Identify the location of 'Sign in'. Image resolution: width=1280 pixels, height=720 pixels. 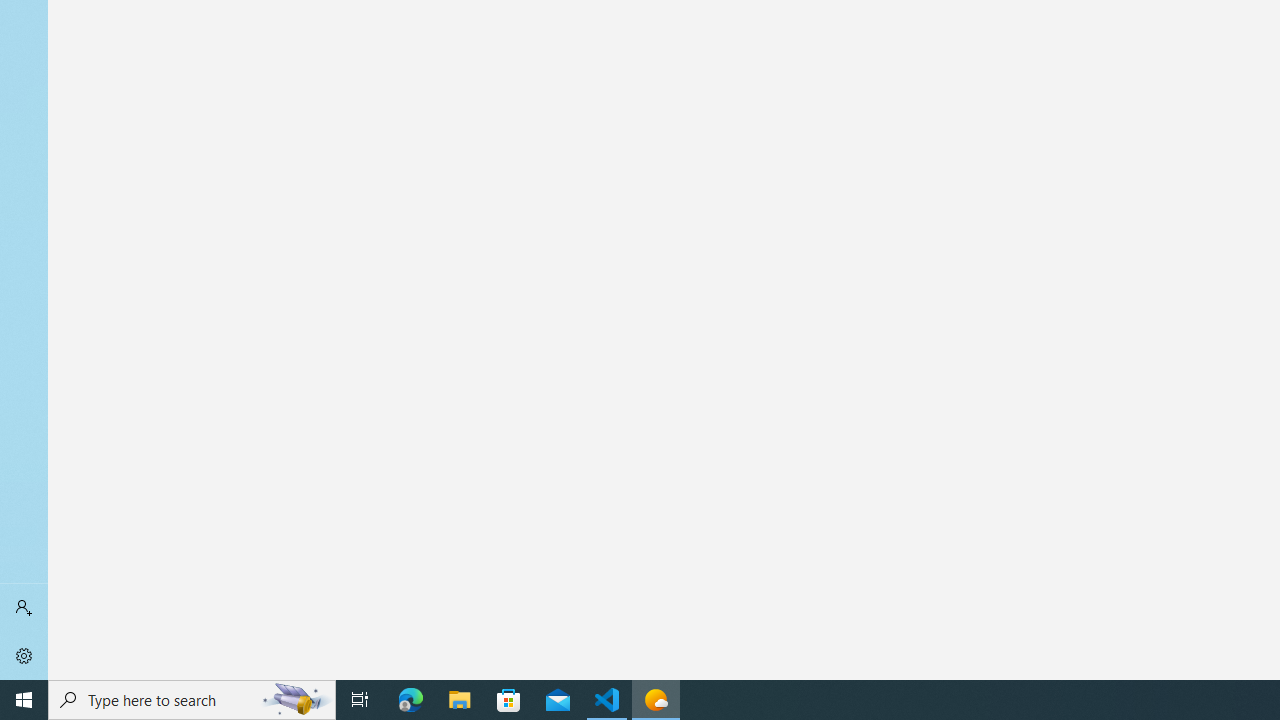
(24, 607).